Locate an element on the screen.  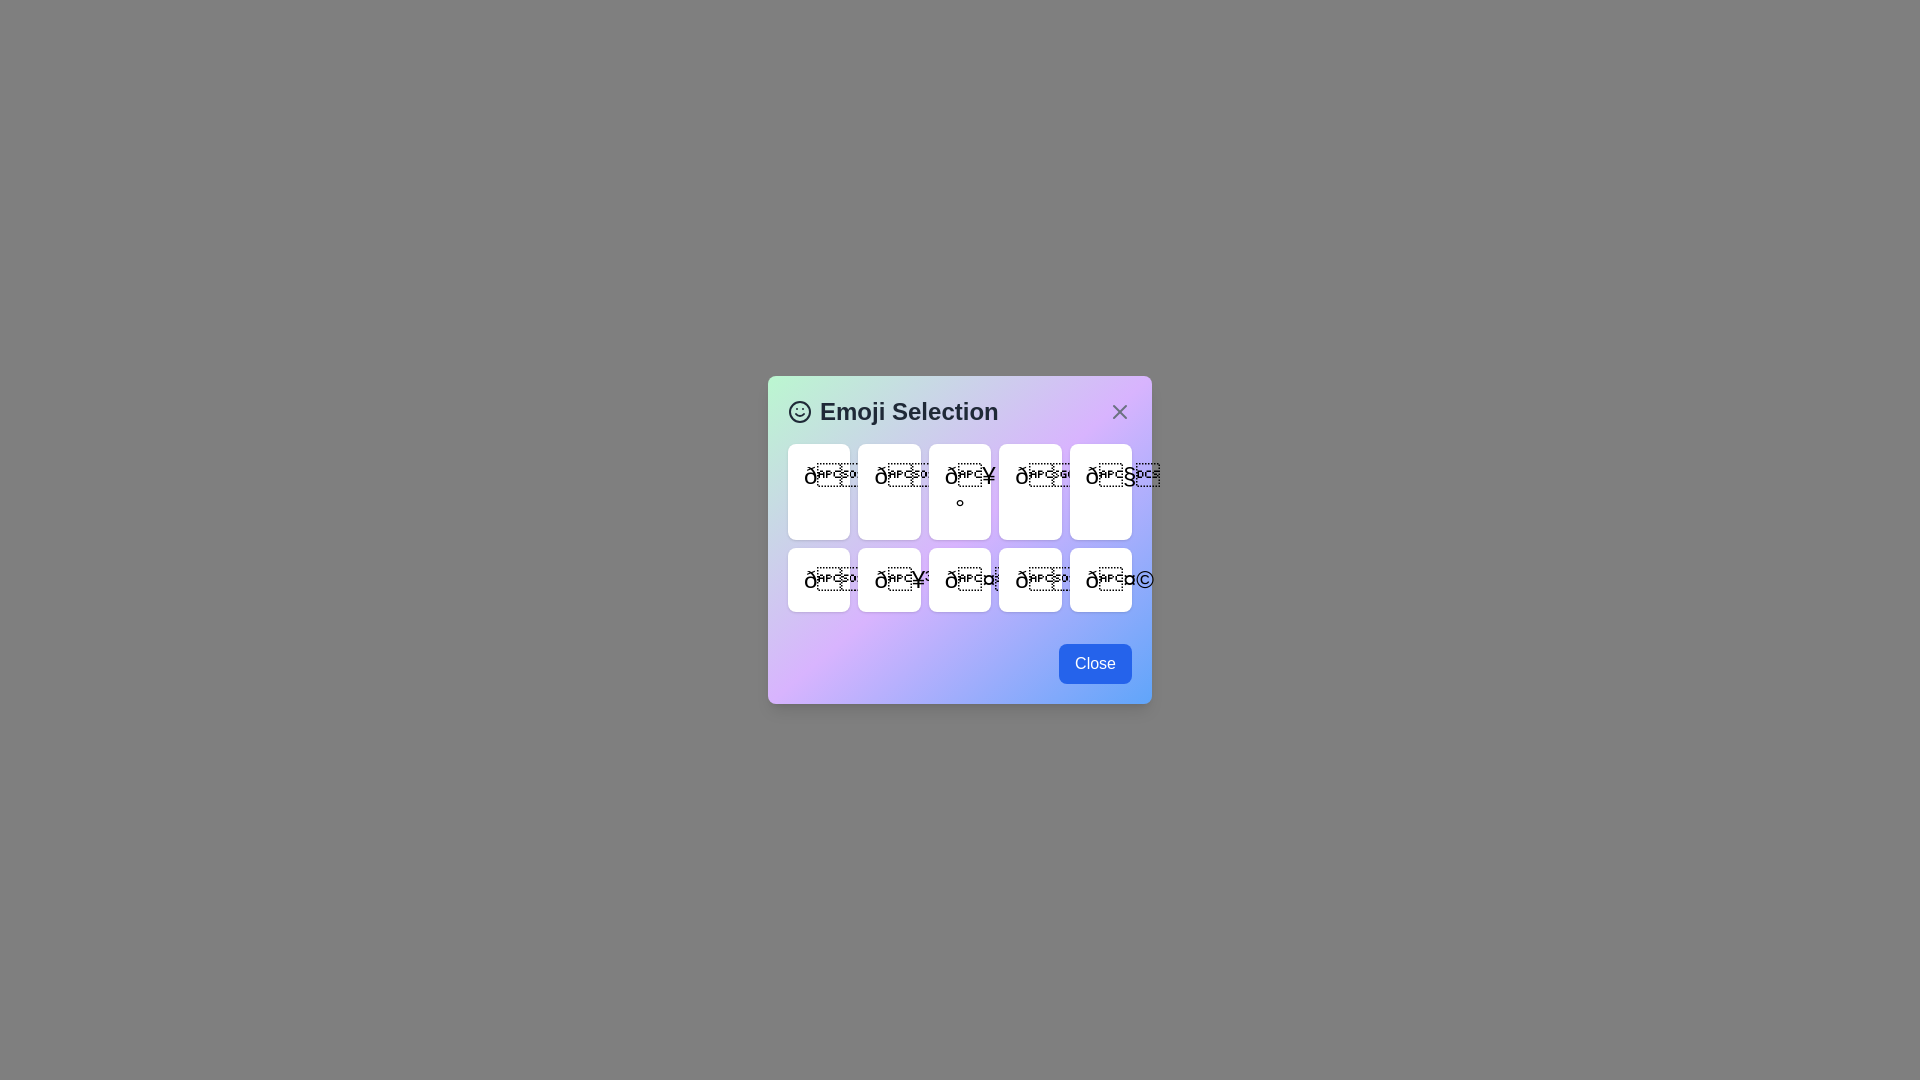
the 'X' button in the top-right corner of the dialog to close it is located at coordinates (1118, 411).